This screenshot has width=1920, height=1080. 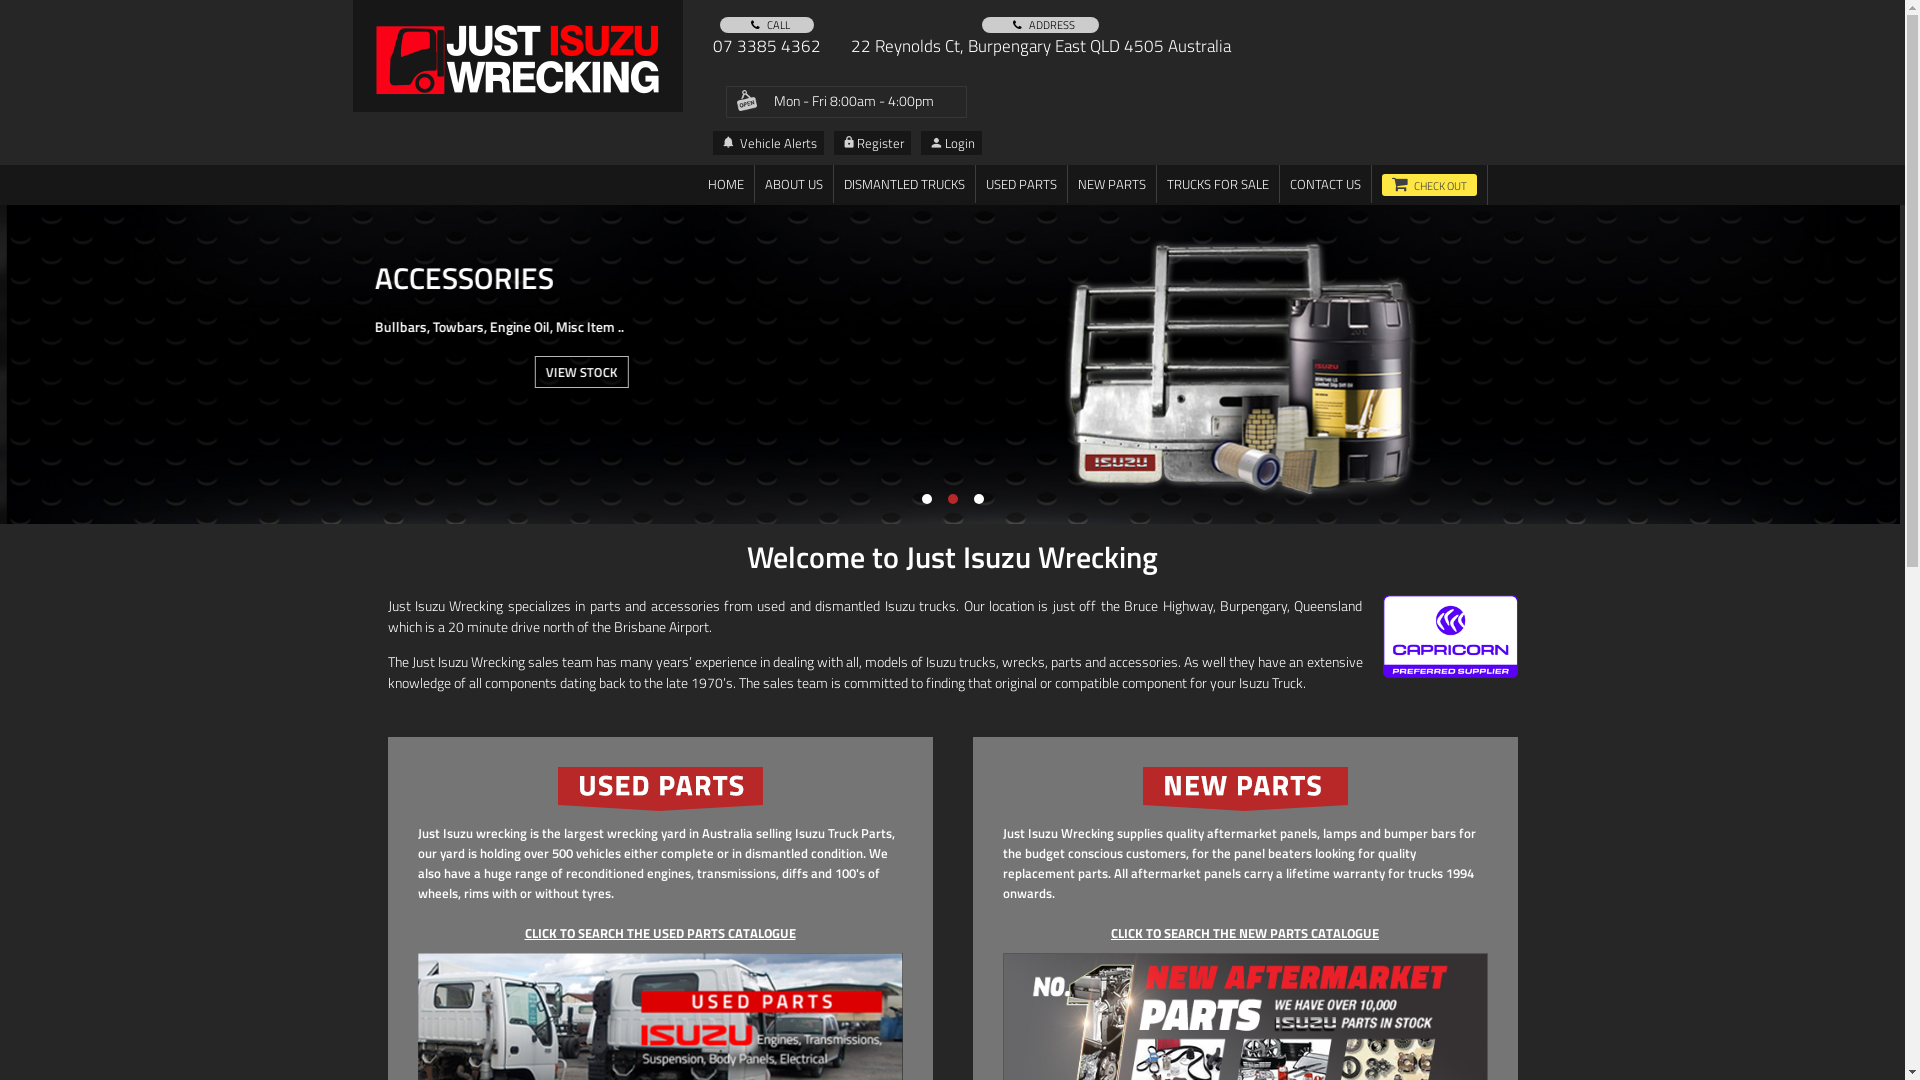 What do you see at coordinates (1325, 184) in the screenshot?
I see `'CONTACT US'` at bounding box center [1325, 184].